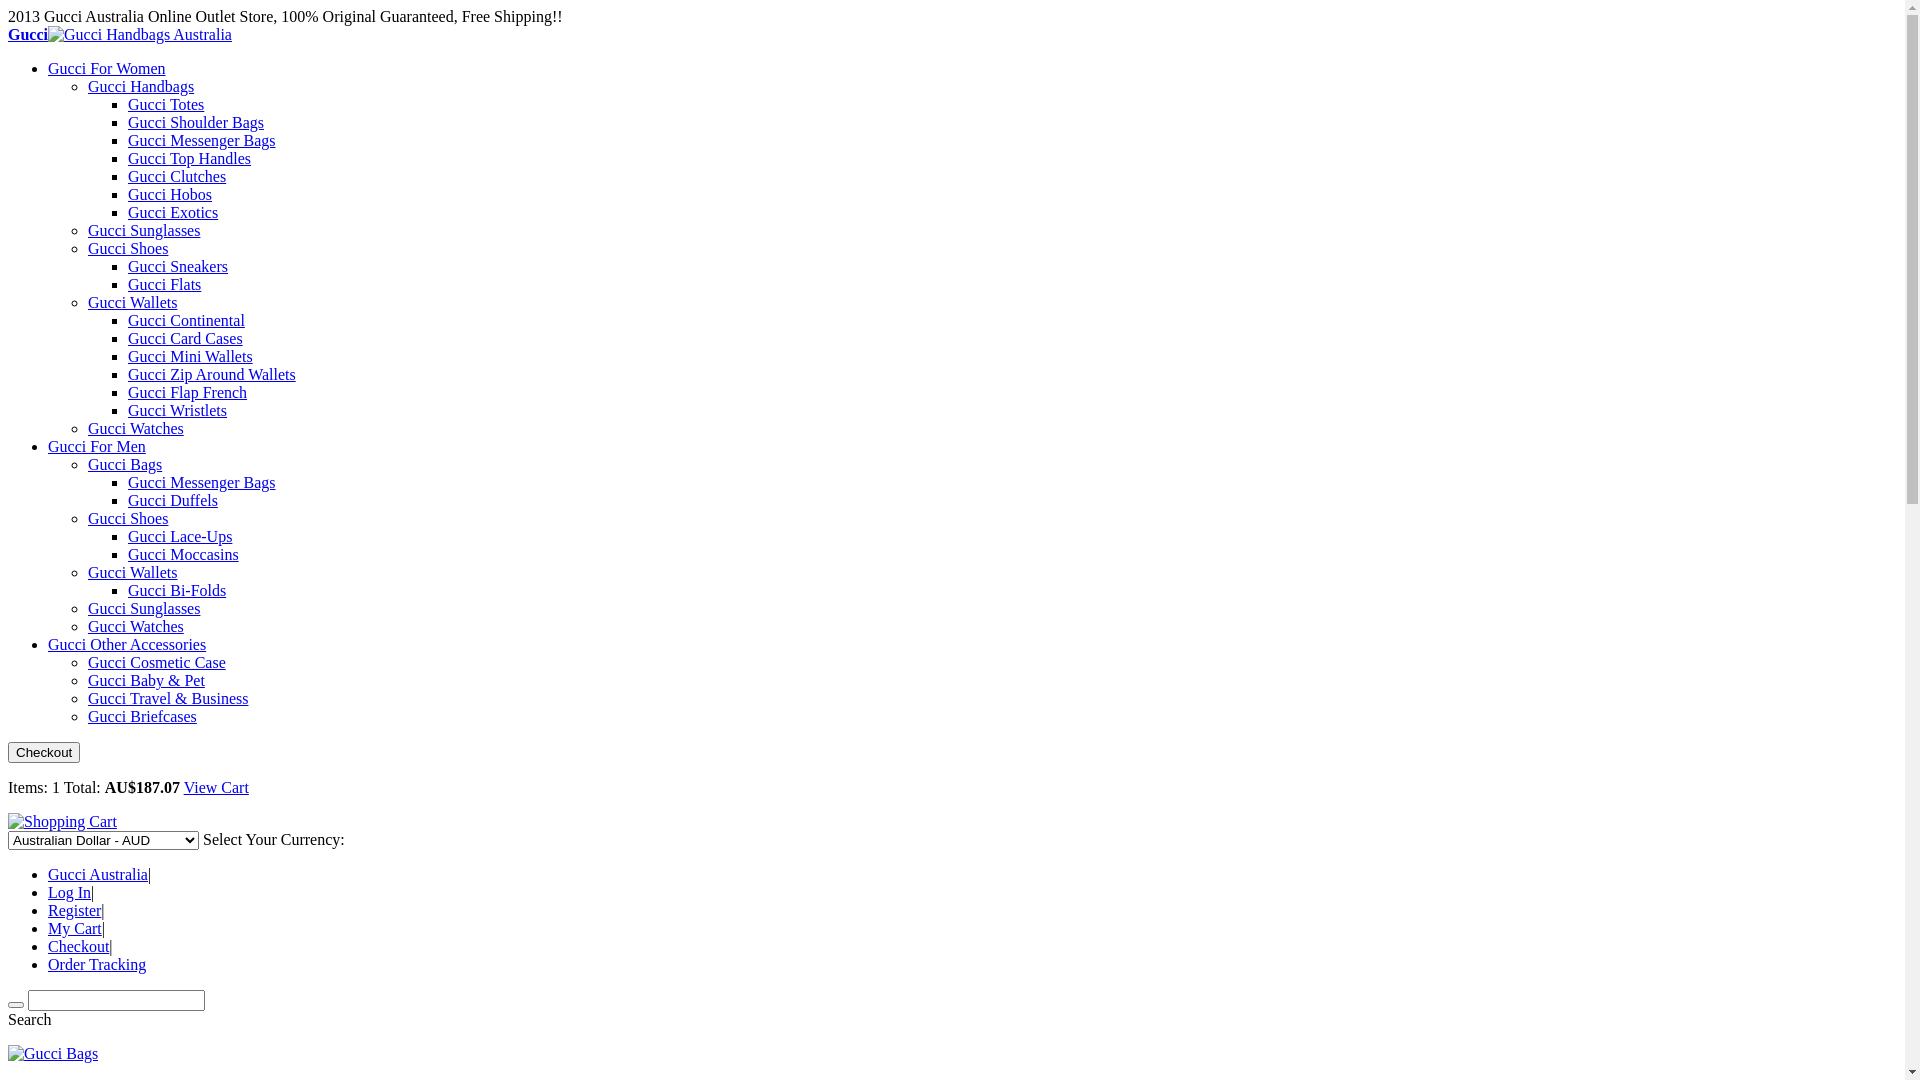 This screenshot has width=1920, height=1080. Describe the element at coordinates (95, 445) in the screenshot. I see `'Gucci For Men'` at that location.